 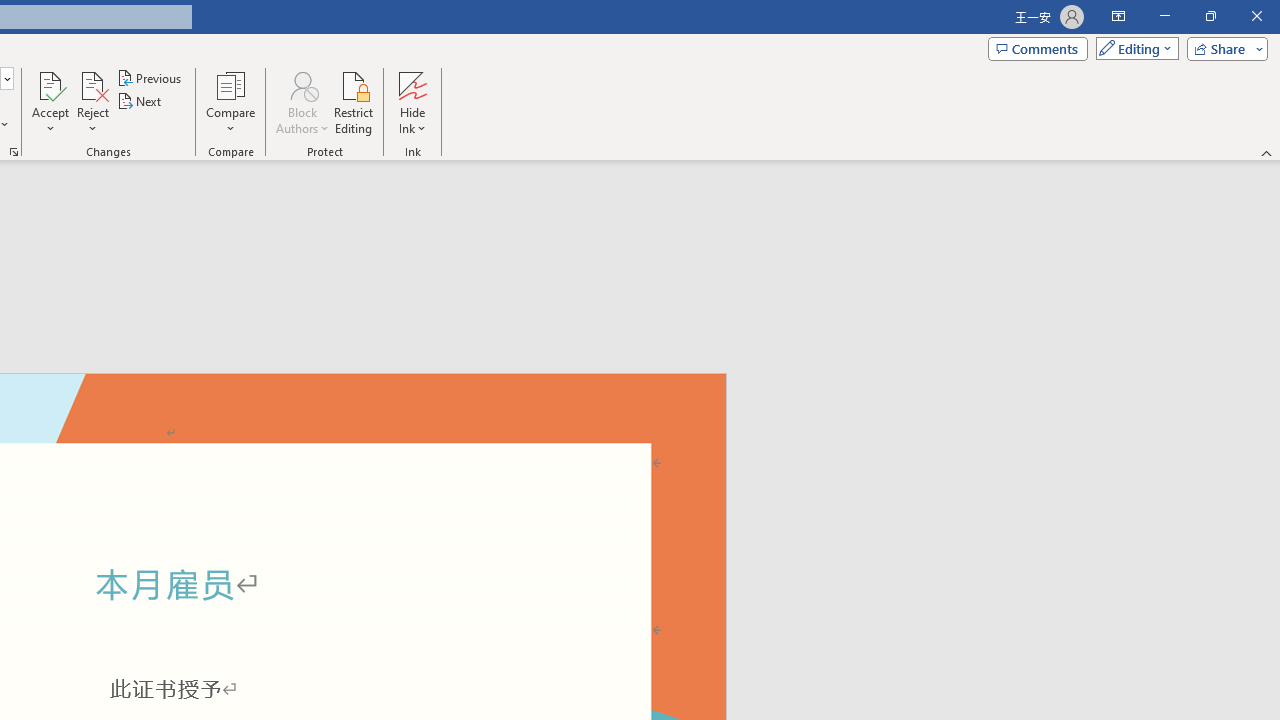 I want to click on 'Reject and Move to Next', so click(x=91, y=84).